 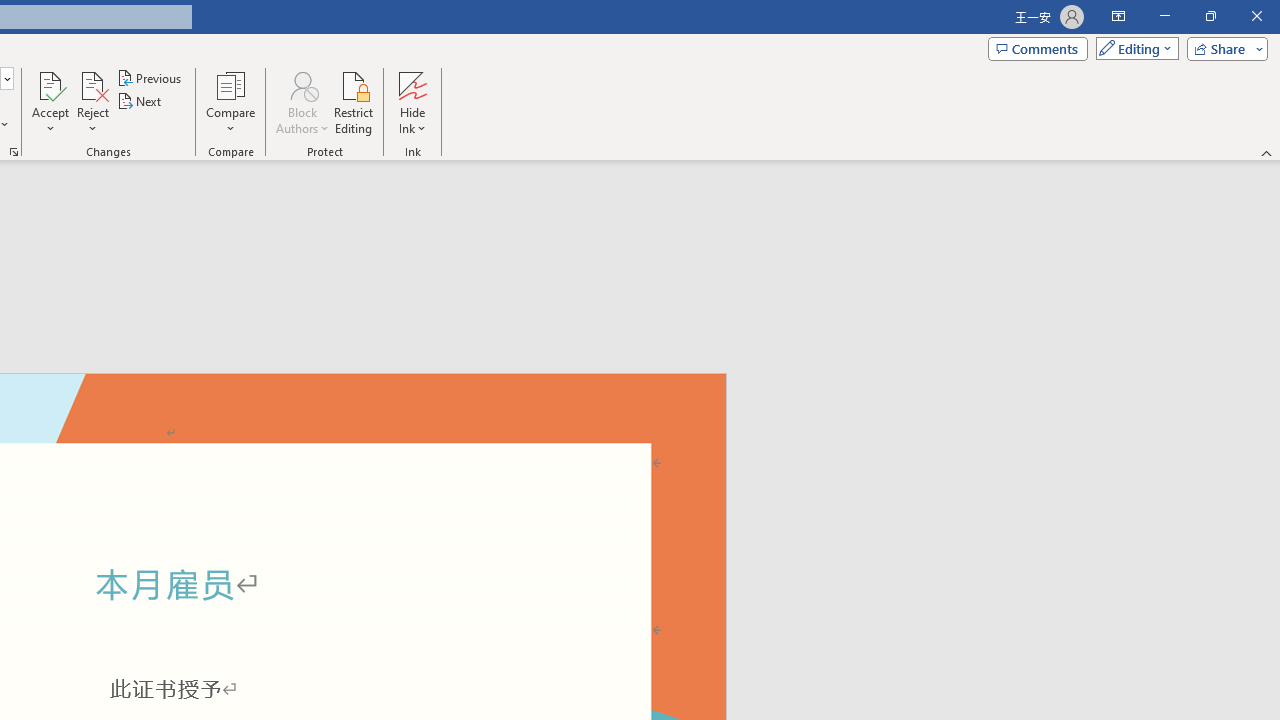 I want to click on 'Reject and Move to Next', so click(x=91, y=84).